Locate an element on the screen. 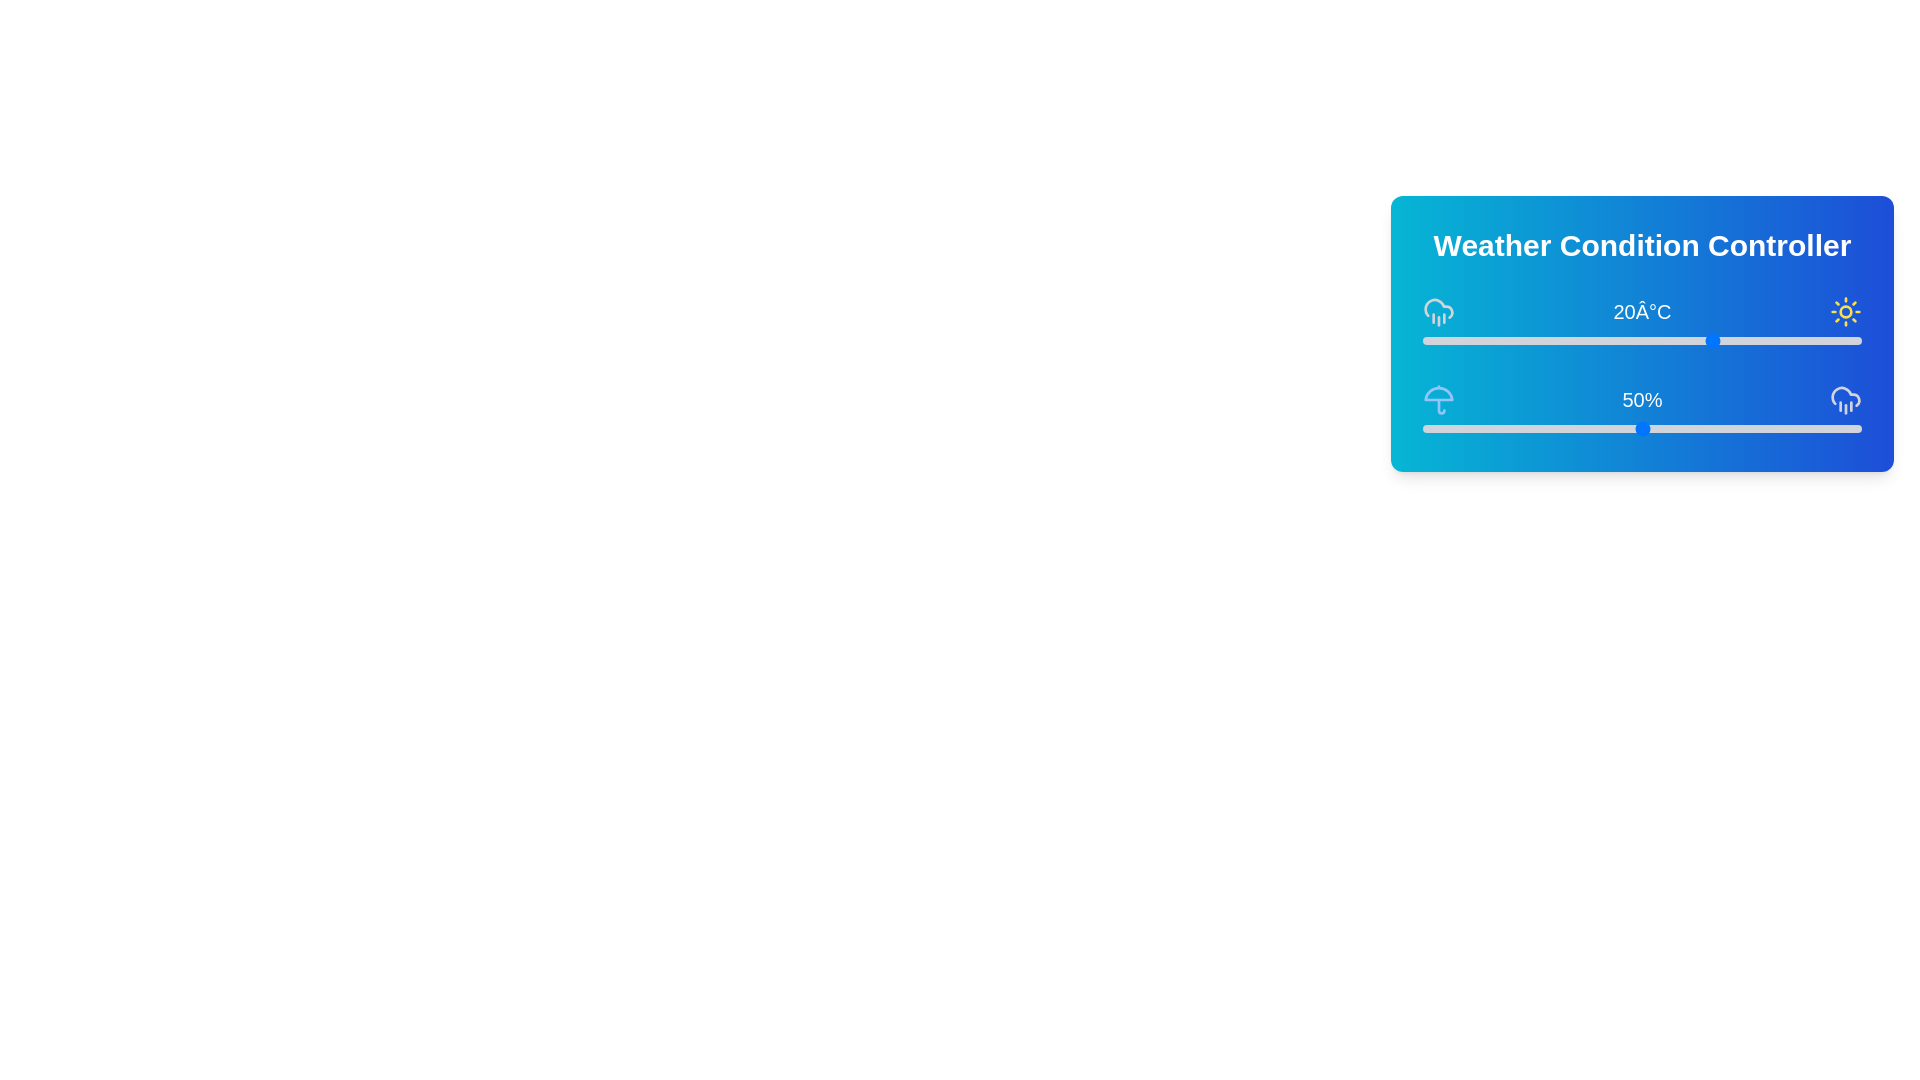 The width and height of the screenshot is (1920, 1080). the precipitation slider to 5% is located at coordinates (1444, 427).